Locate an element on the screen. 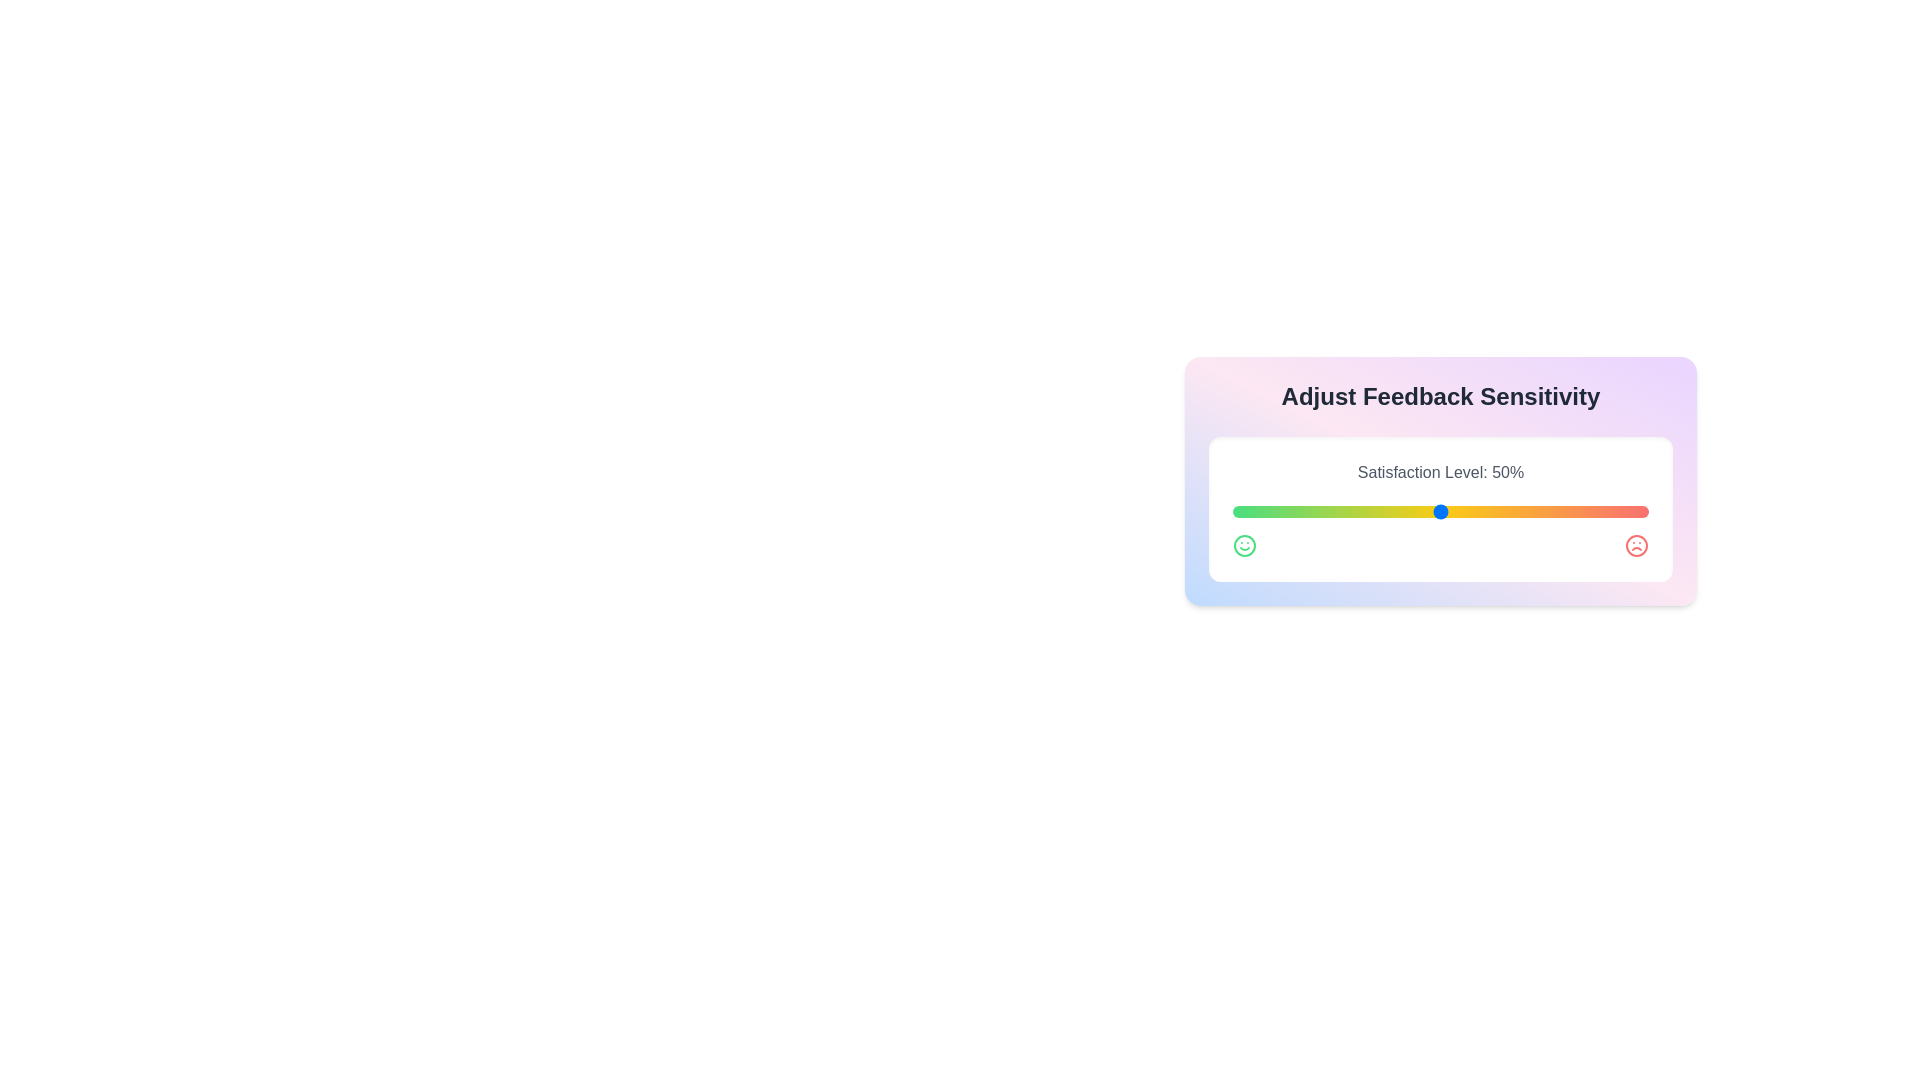 The height and width of the screenshot is (1080, 1920). the satisfaction level slider to 99% is located at coordinates (1644, 511).